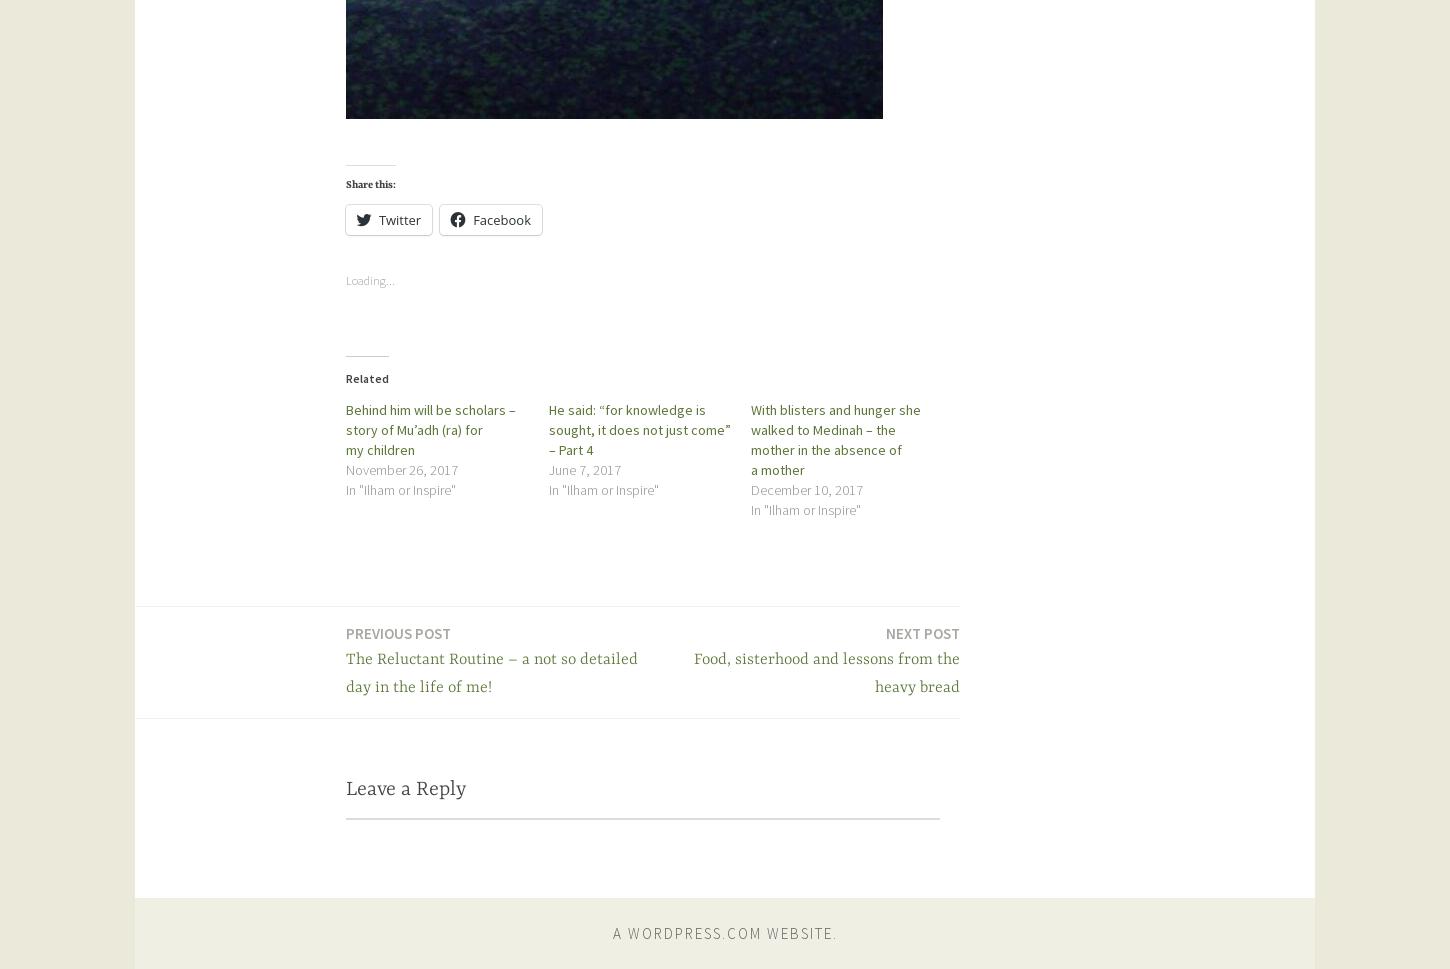  What do you see at coordinates (366, 377) in the screenshot?
I see `'Related'` at bounding box center [366, 377].